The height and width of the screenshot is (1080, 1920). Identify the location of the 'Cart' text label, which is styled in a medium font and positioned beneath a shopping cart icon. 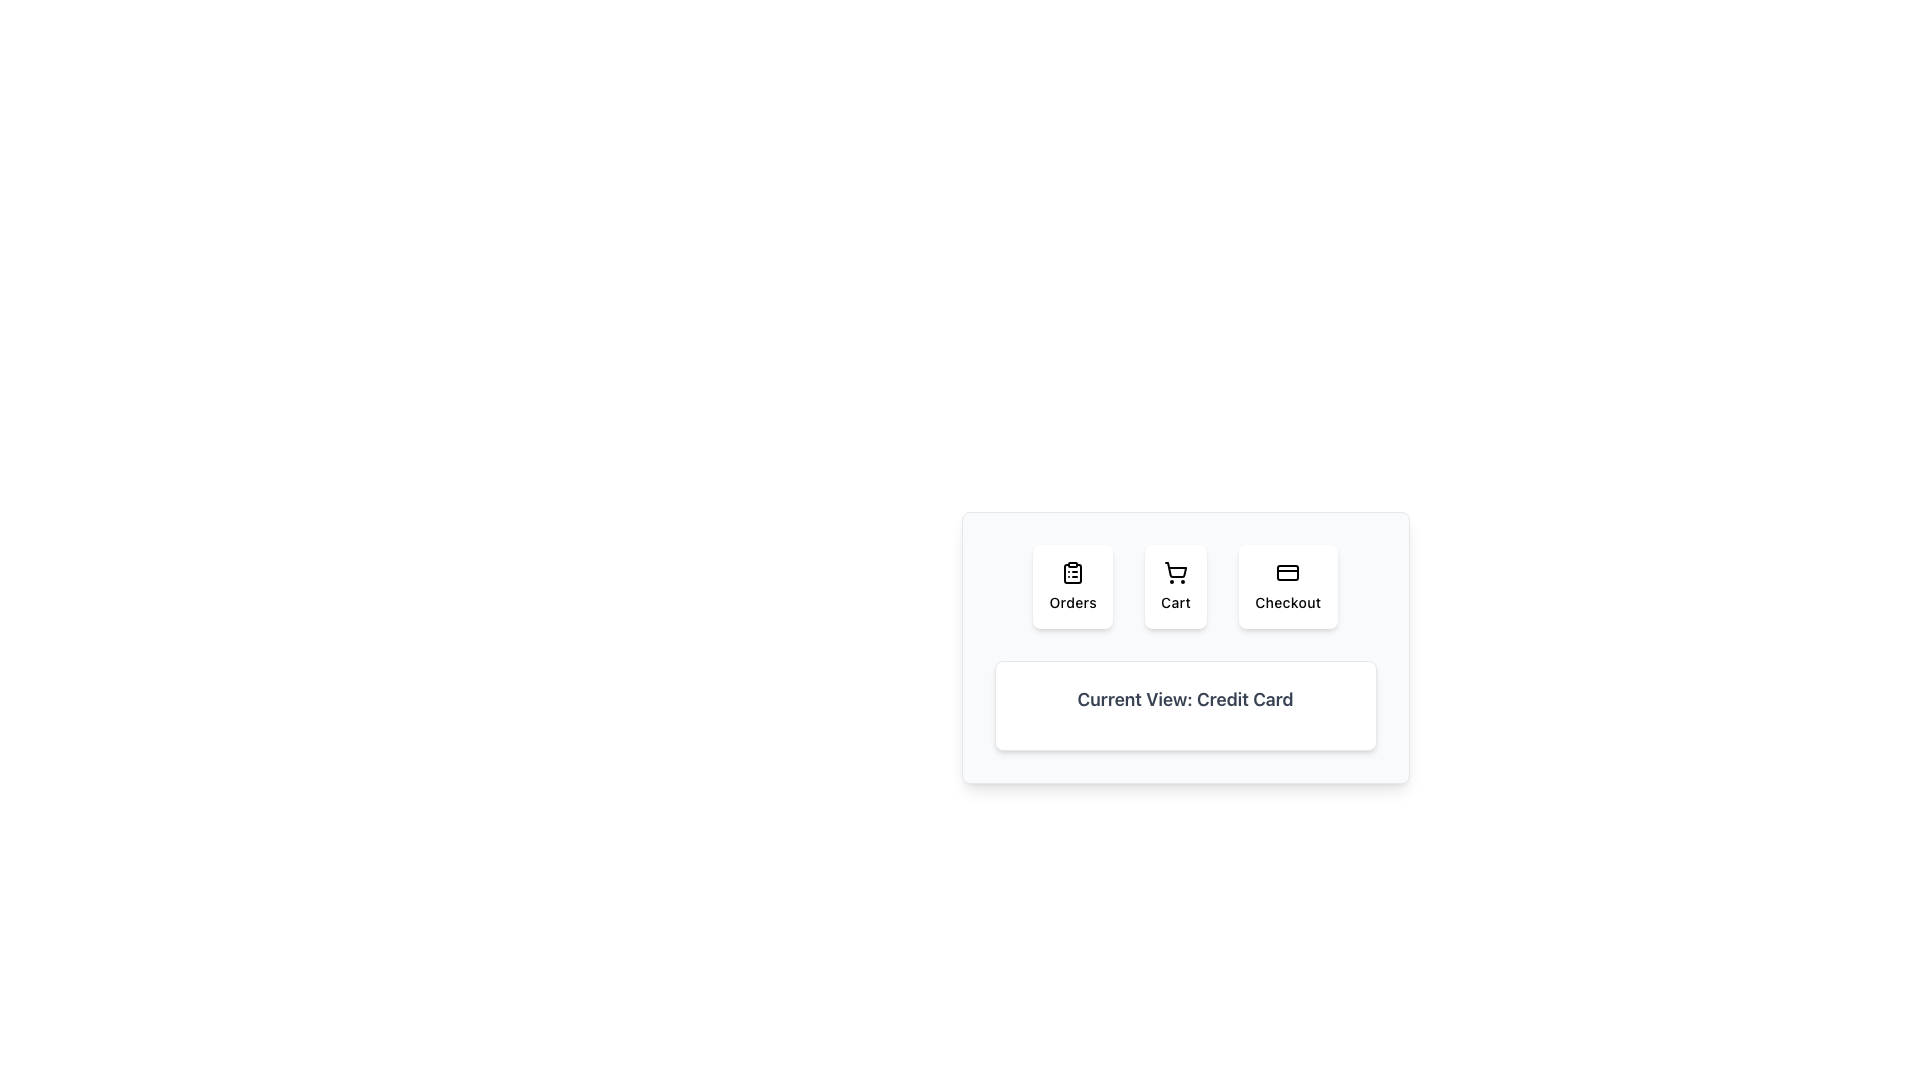
(1176, 601).